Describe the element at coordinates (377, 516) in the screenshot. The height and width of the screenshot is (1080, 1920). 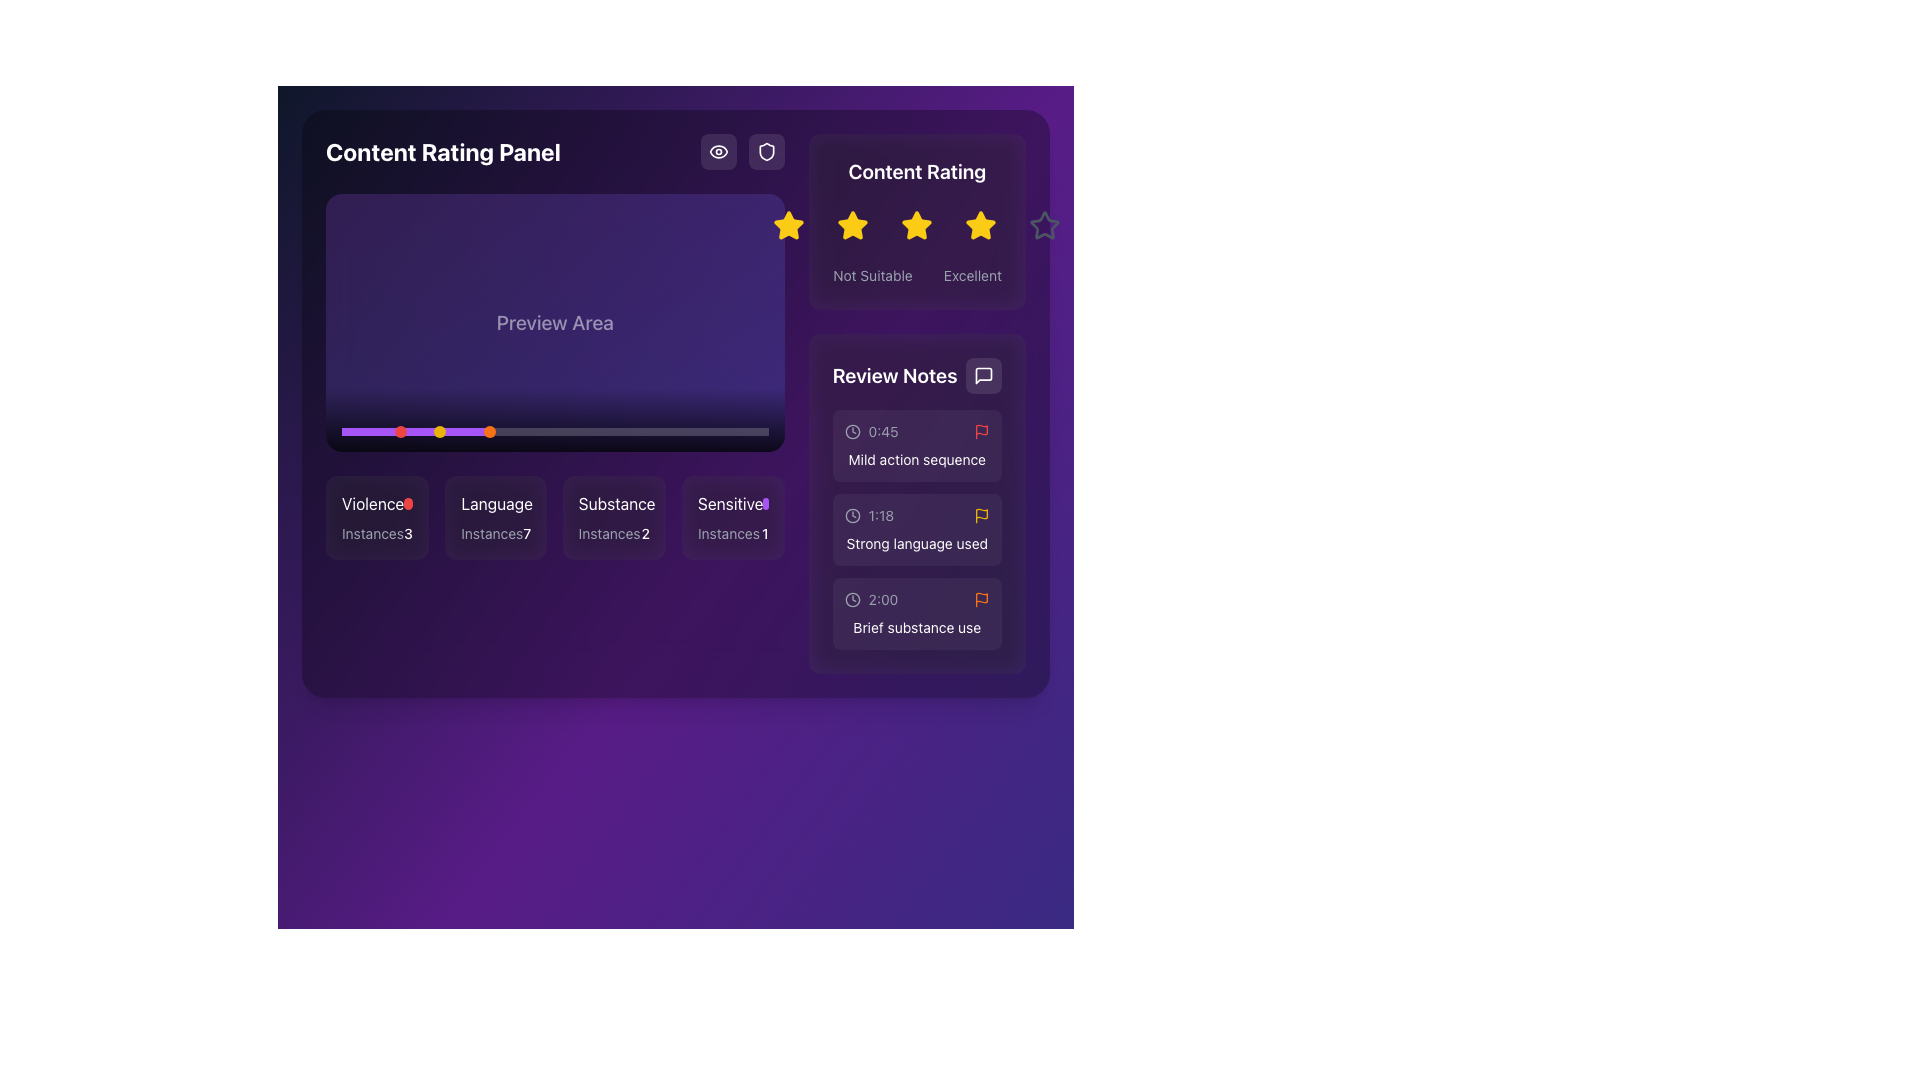
I see `the 'violence' category card, which displays an instance count of '3', located at the top-left position of a grid of four cards in the content rating panel` at that location.